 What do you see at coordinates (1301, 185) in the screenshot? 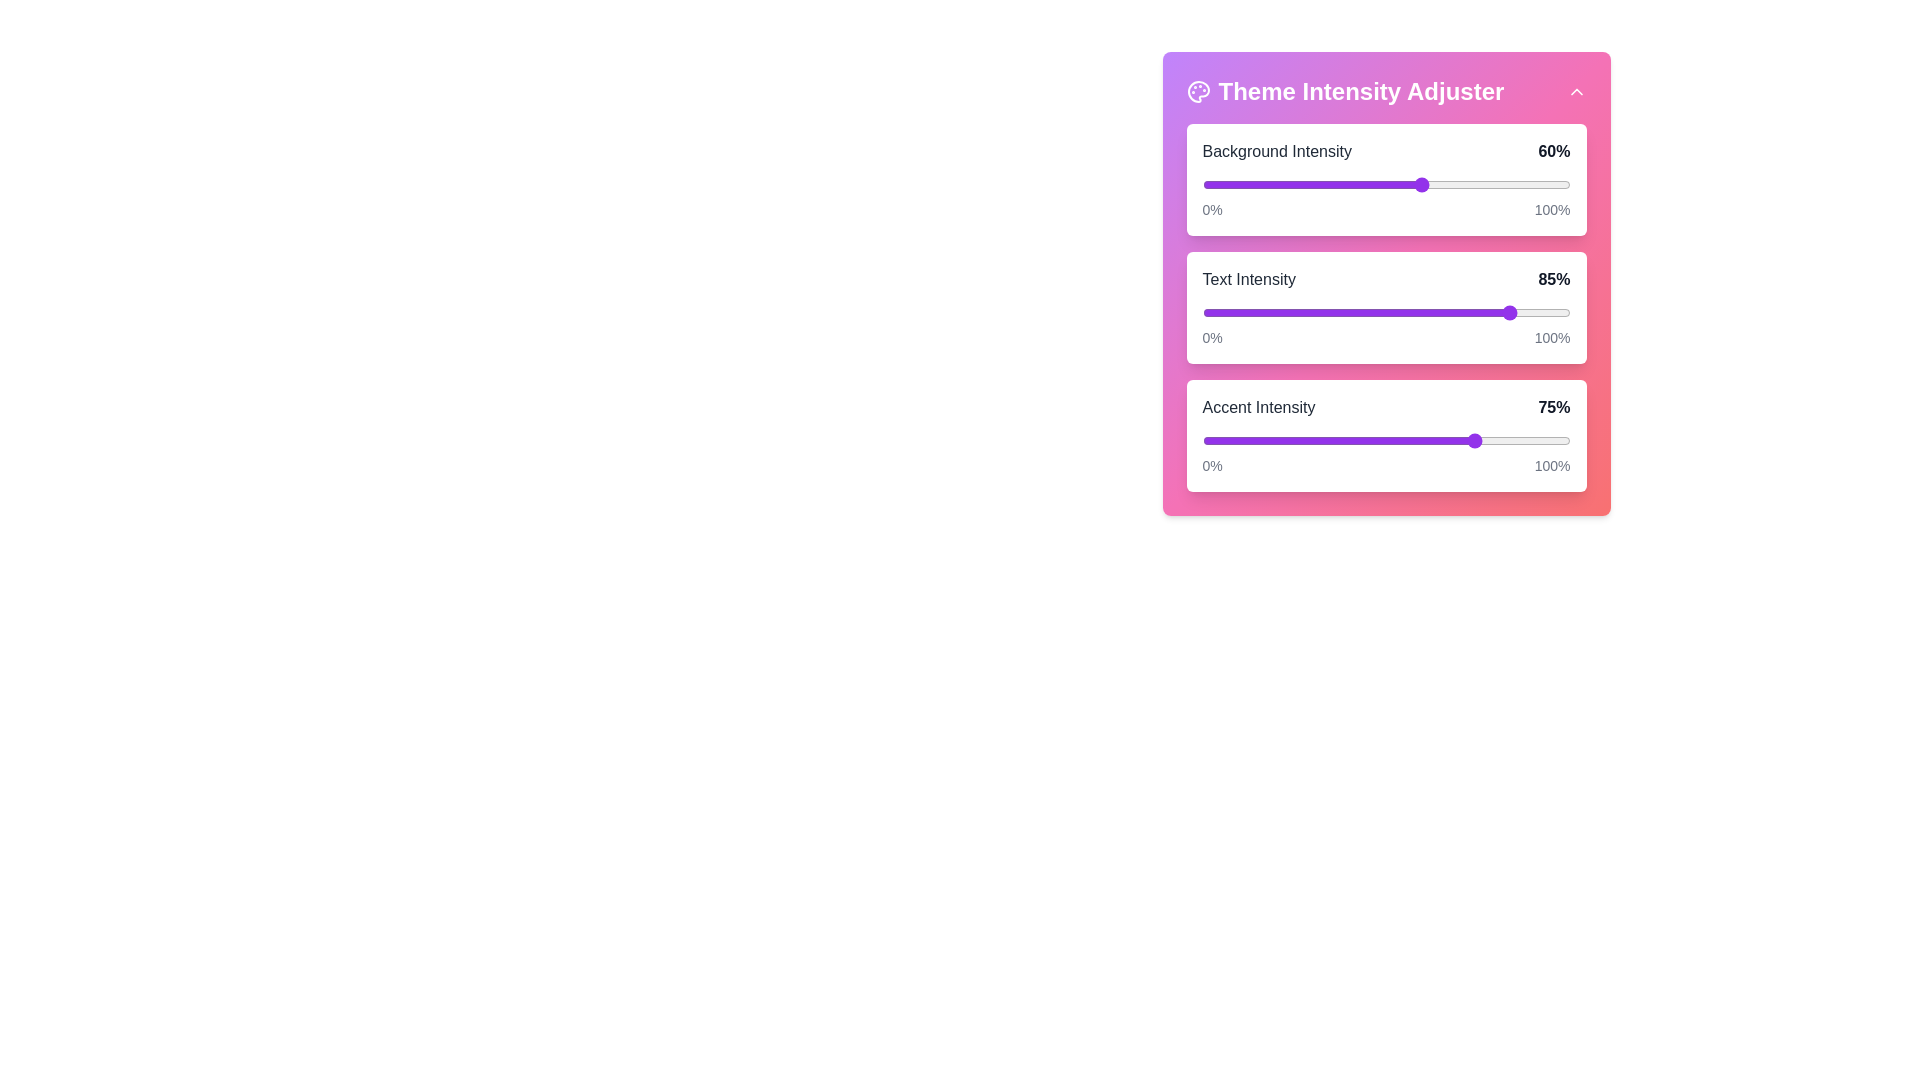
I see `the background intensity` at bounding box center [1301, 185].